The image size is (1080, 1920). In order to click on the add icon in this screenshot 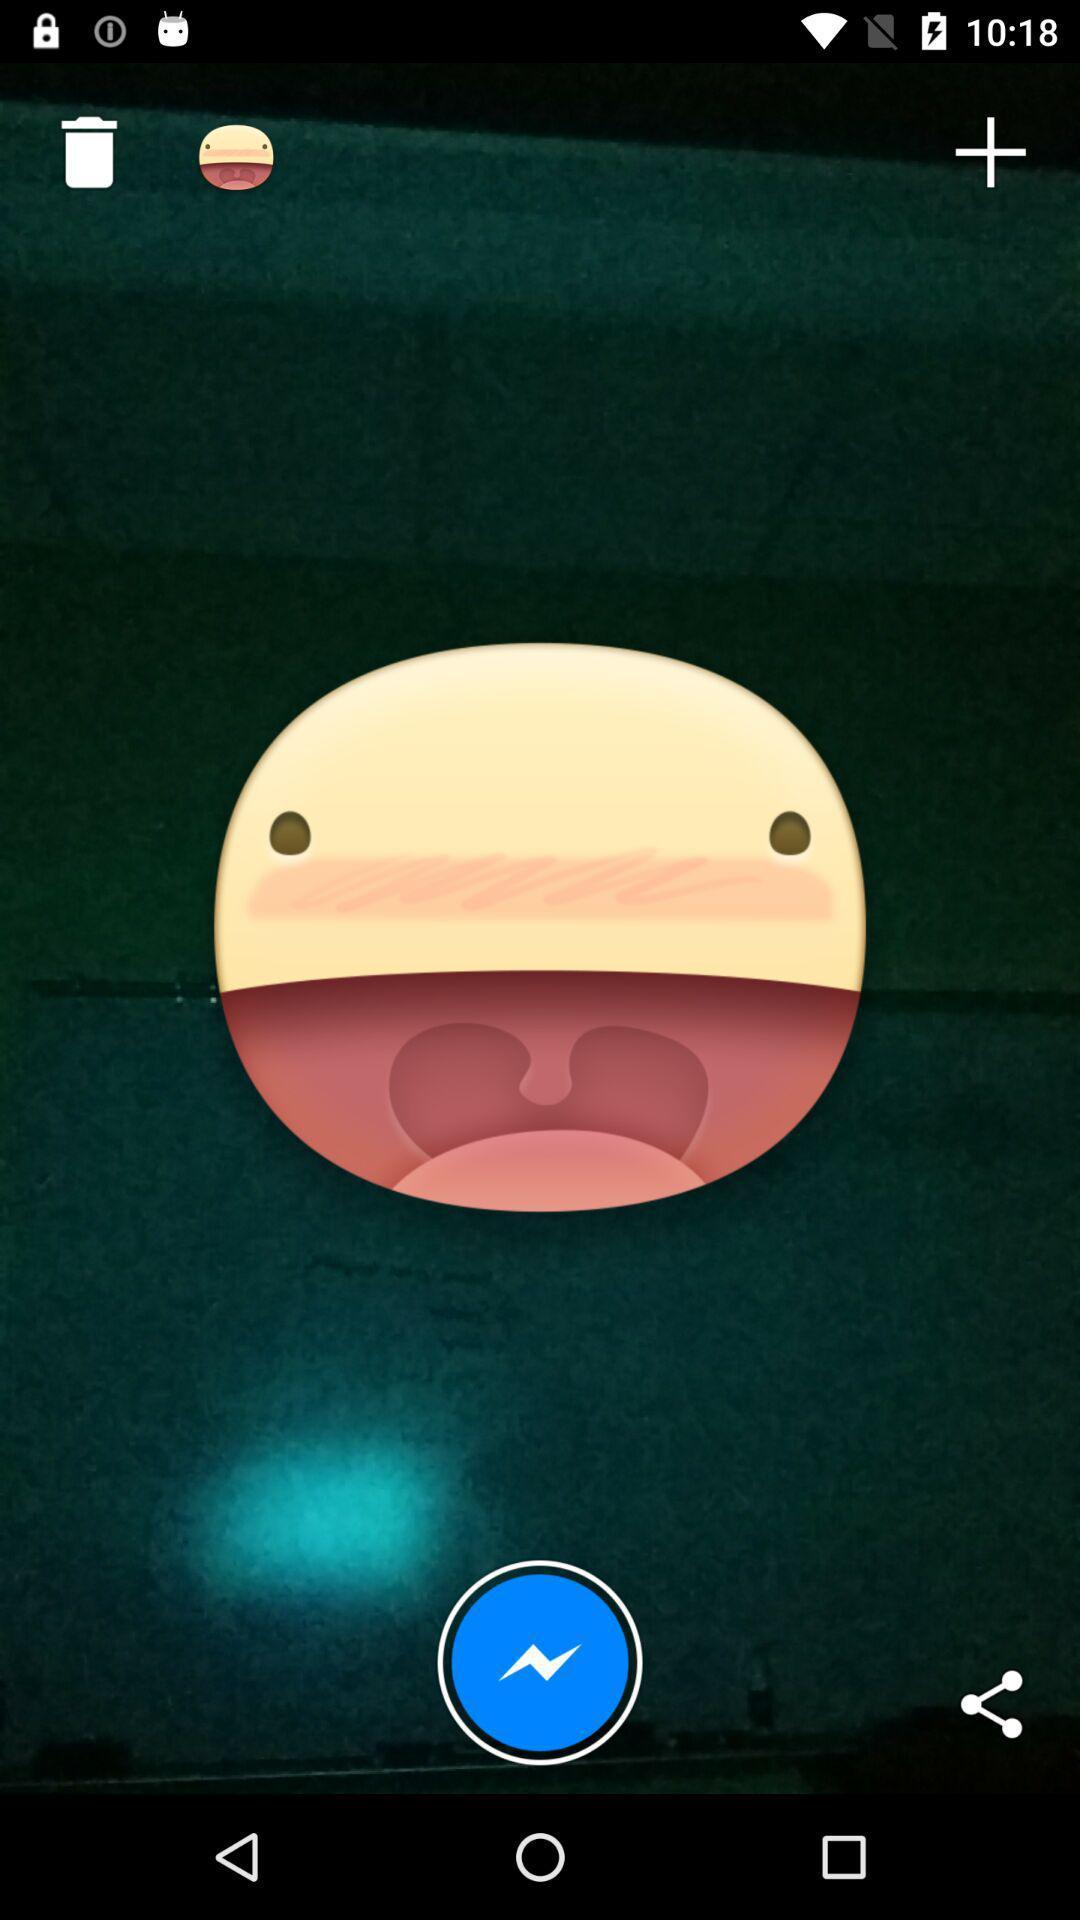, I will do `click(990, 151)`.